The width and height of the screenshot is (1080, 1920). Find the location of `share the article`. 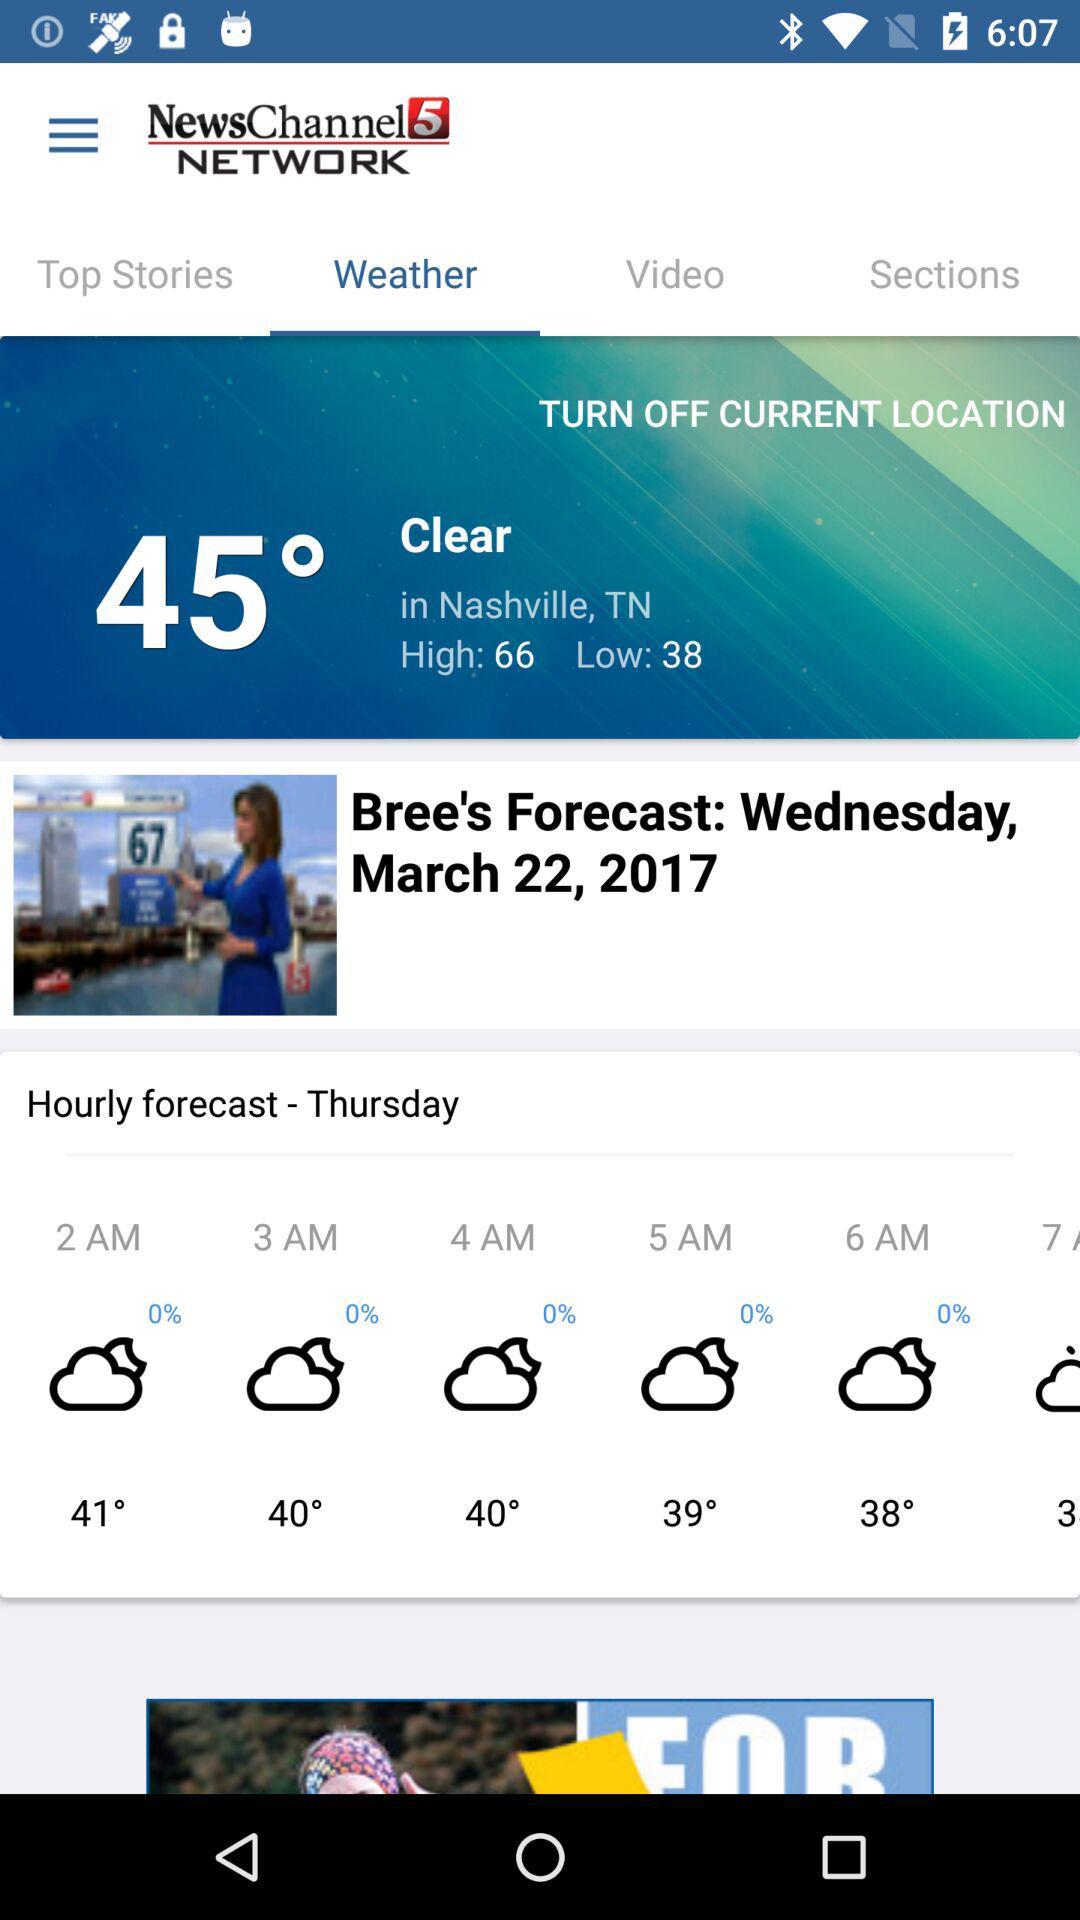

share the article is located at coordinates (174, 894).